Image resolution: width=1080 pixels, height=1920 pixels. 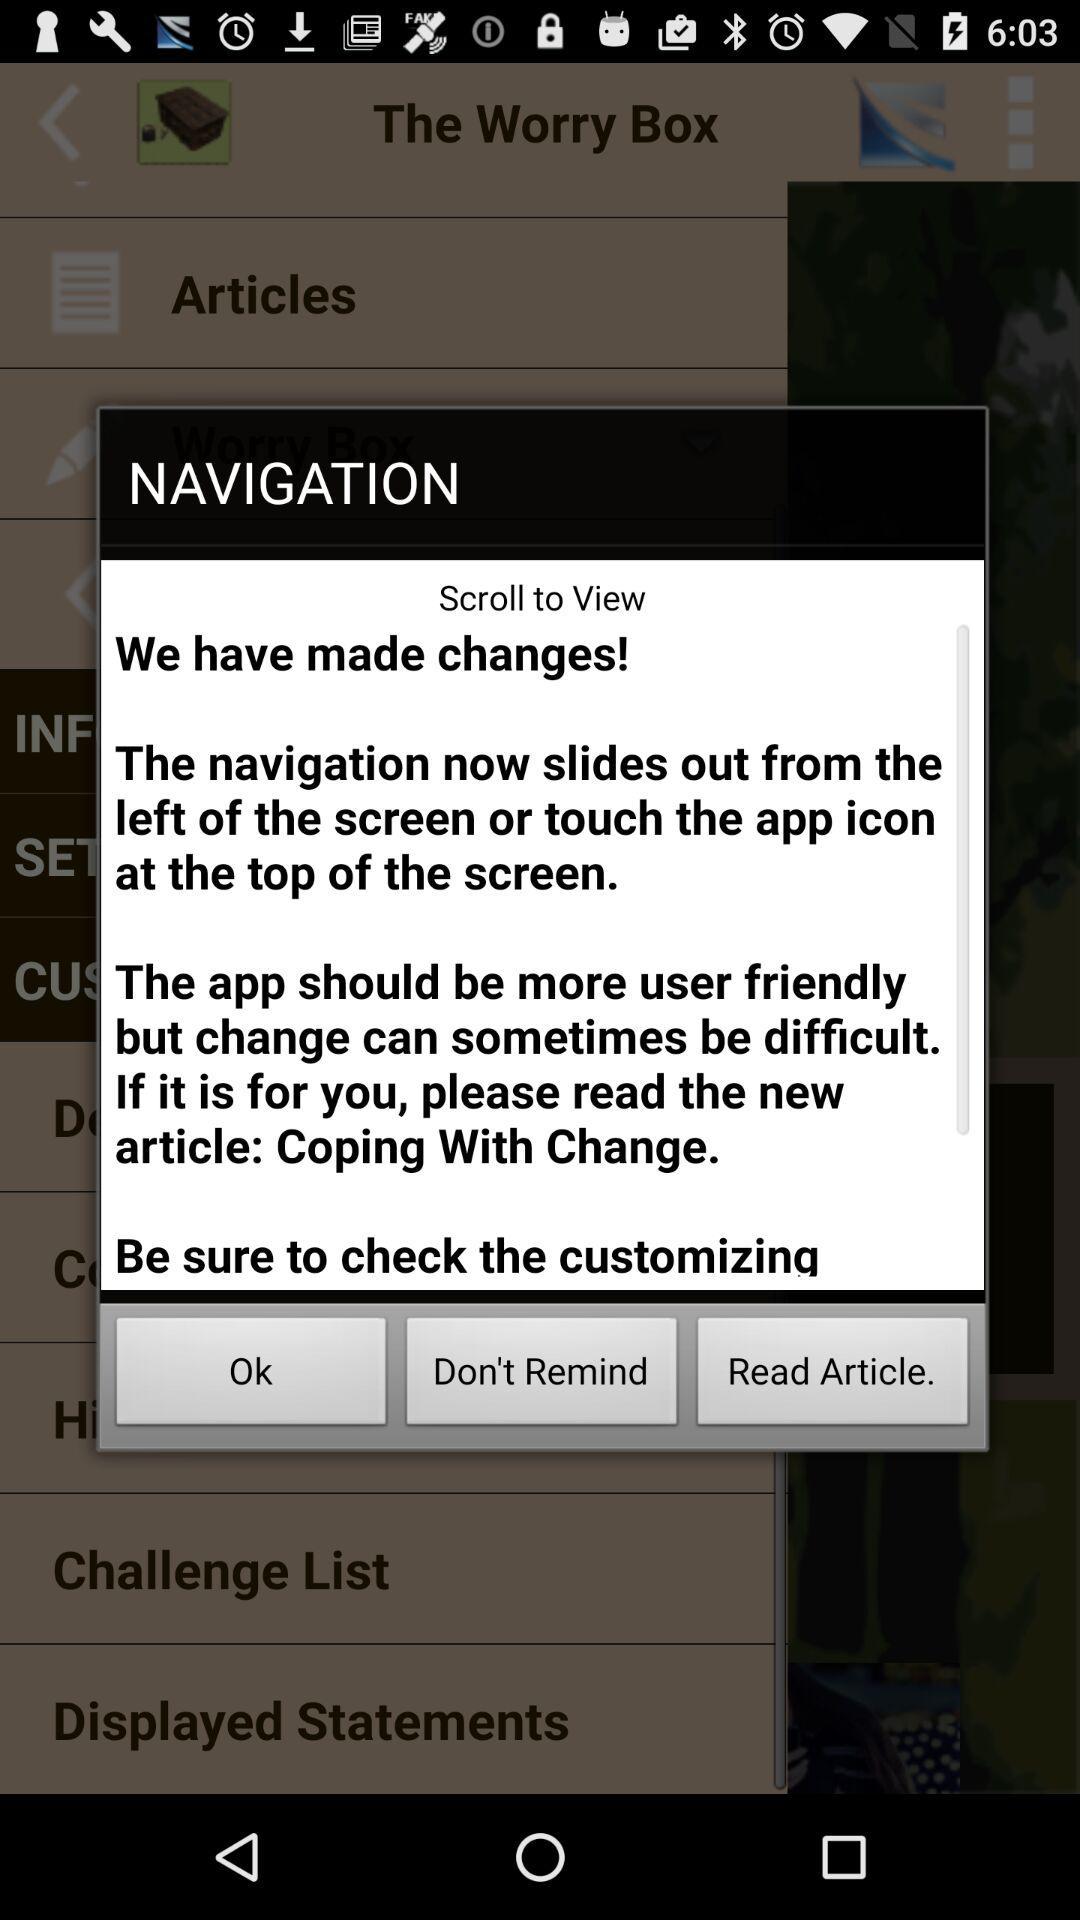 What do you see at coordinates (833, 1376) in the screenshot?
I see `the icon below the we have made item` at bounding box center [833, 1376].